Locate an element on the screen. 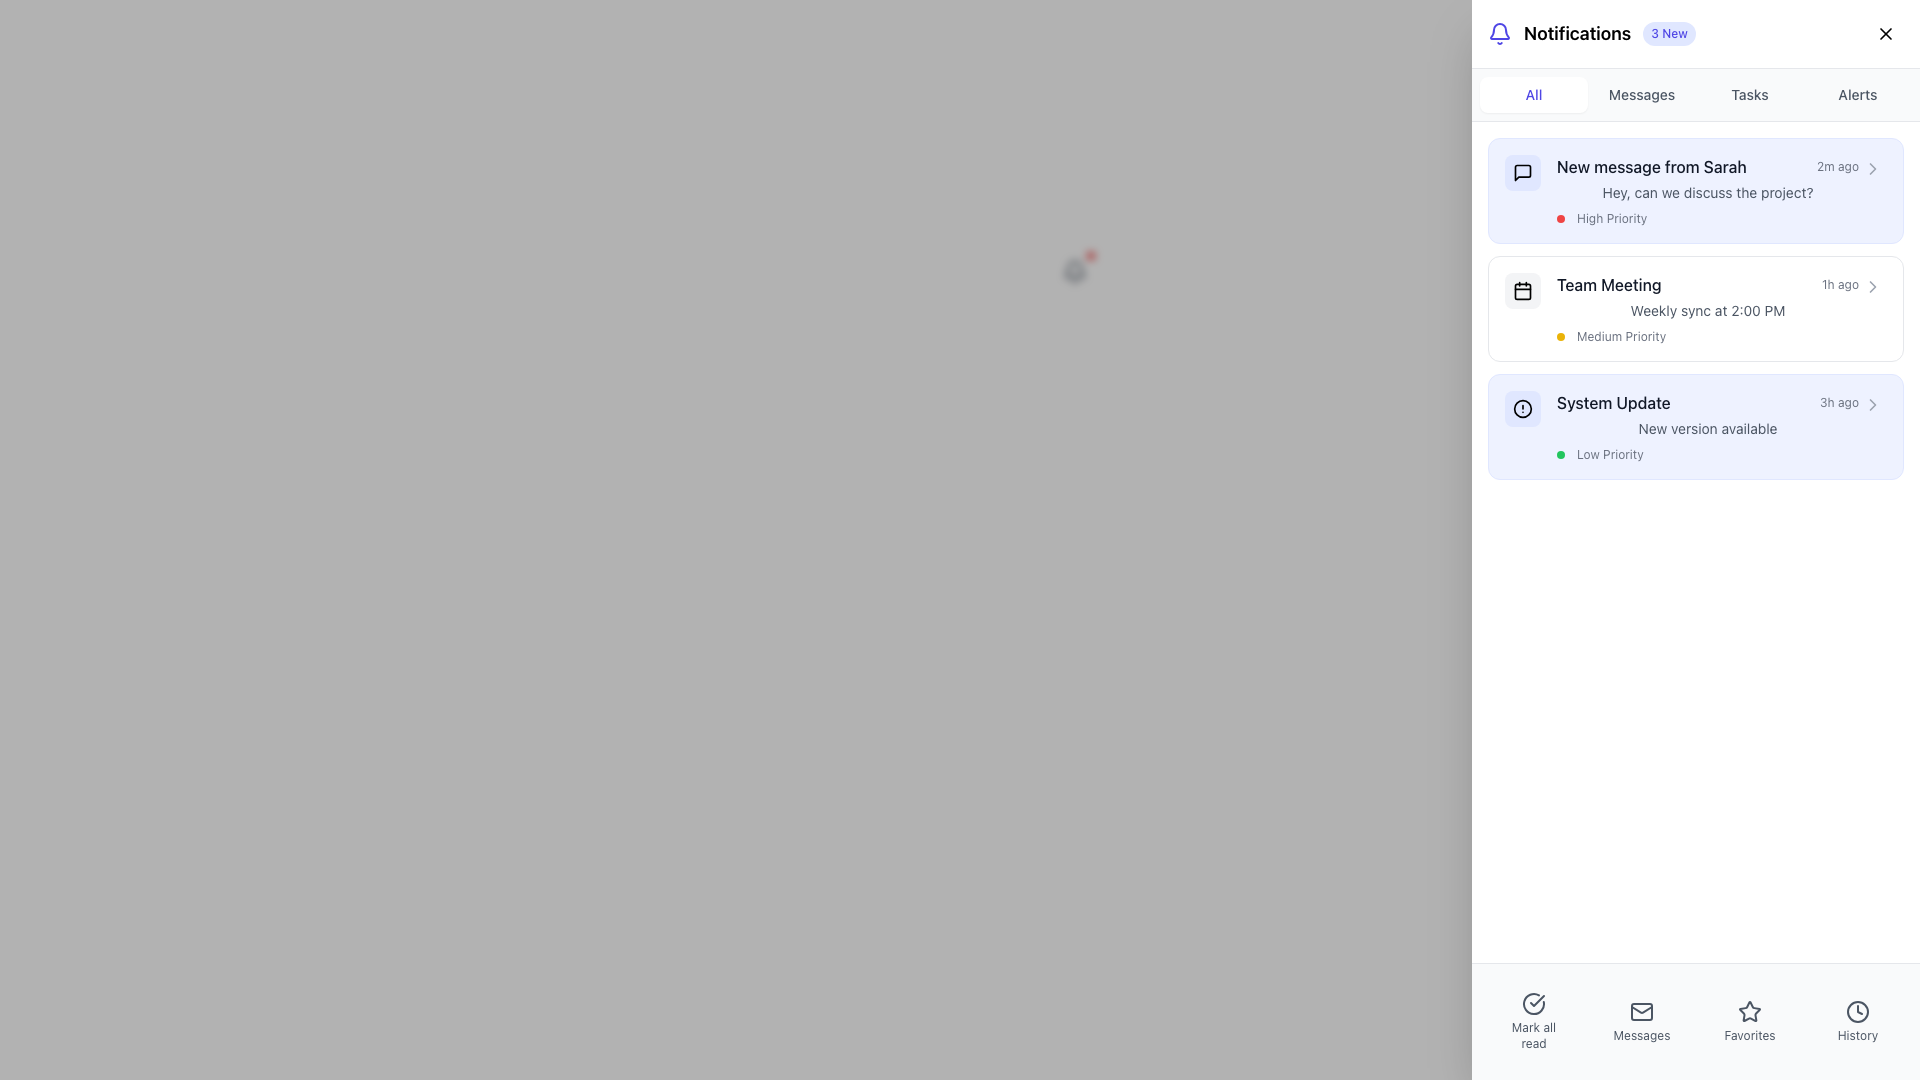 This screenshot has width=1920, height=1080. the title text label of the notification card located in the third position of the vertical list, which is aligned left-center and adjacent to the timestamp '3h ago' is located at coordinates (1613, 402).